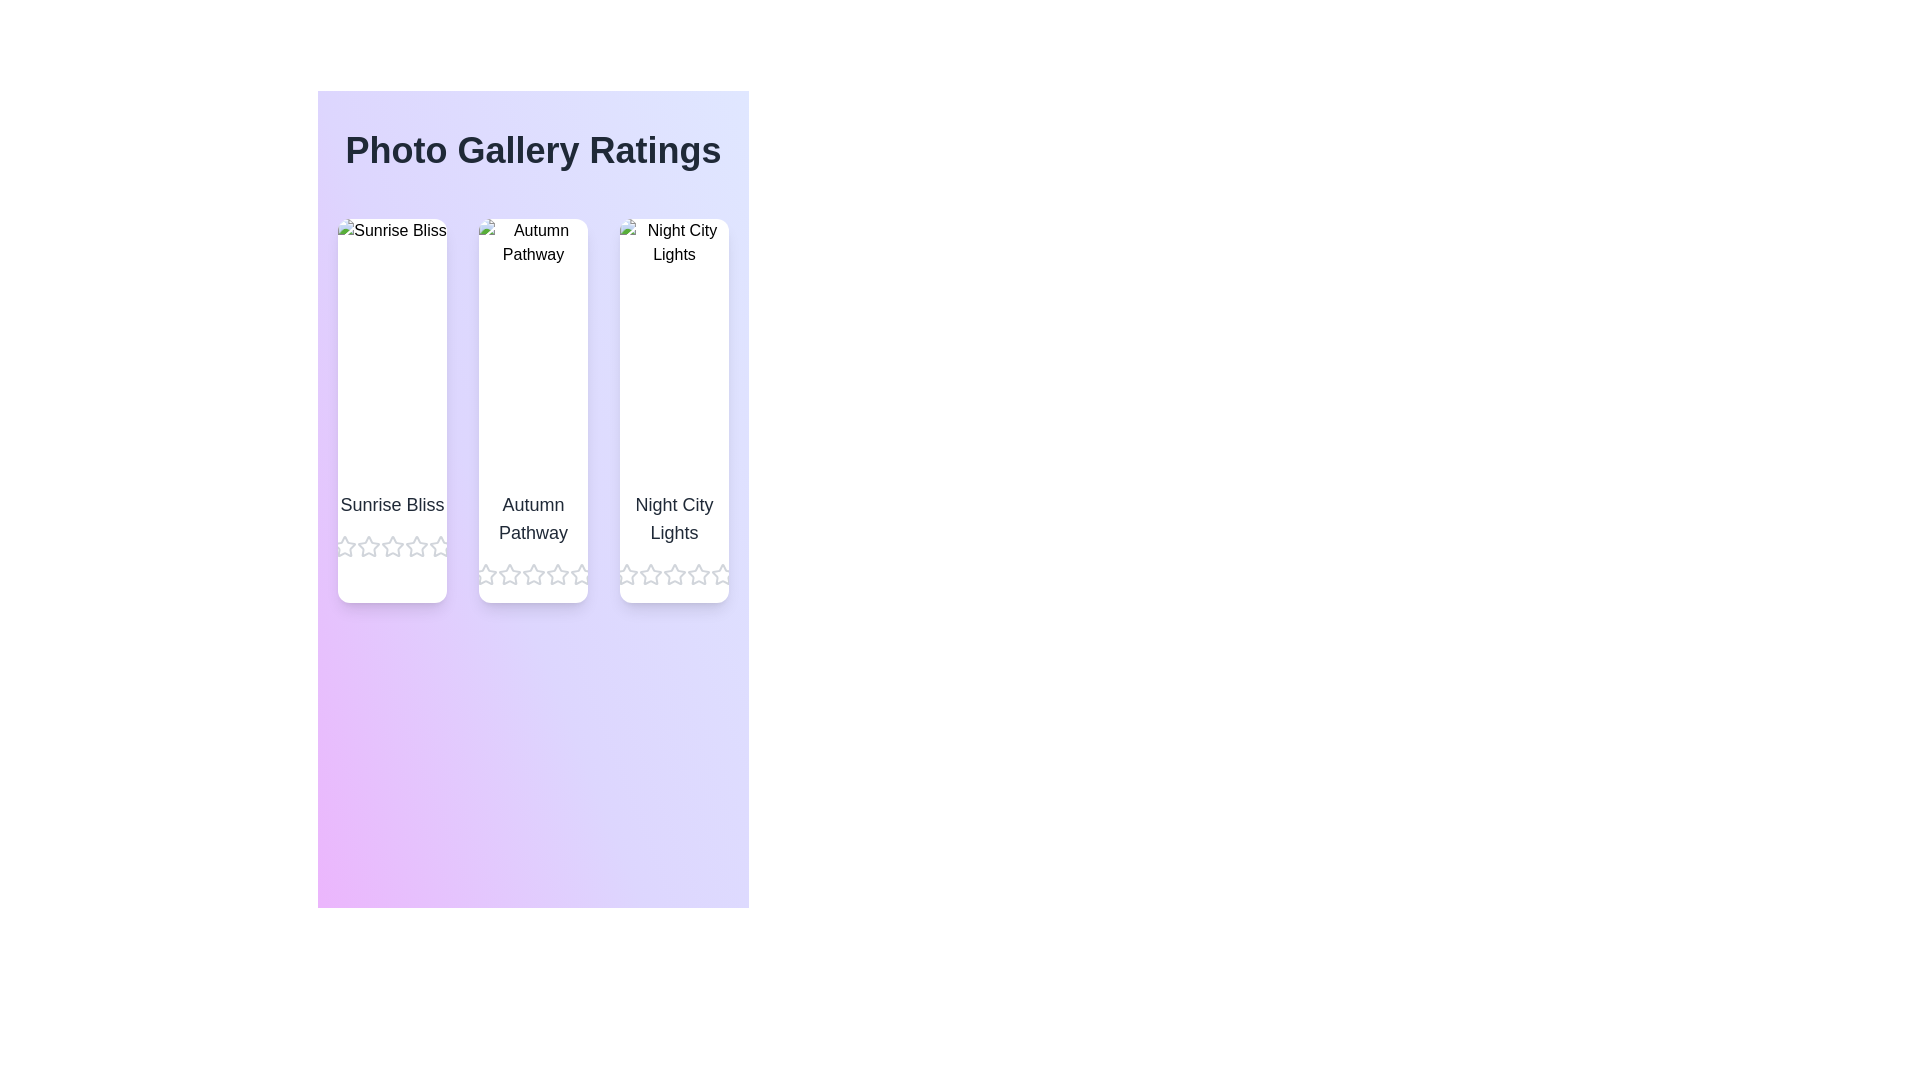  I want to click on the star corresponding to 2 stars for the image titled Autumn Pathway, so click(509, 574).